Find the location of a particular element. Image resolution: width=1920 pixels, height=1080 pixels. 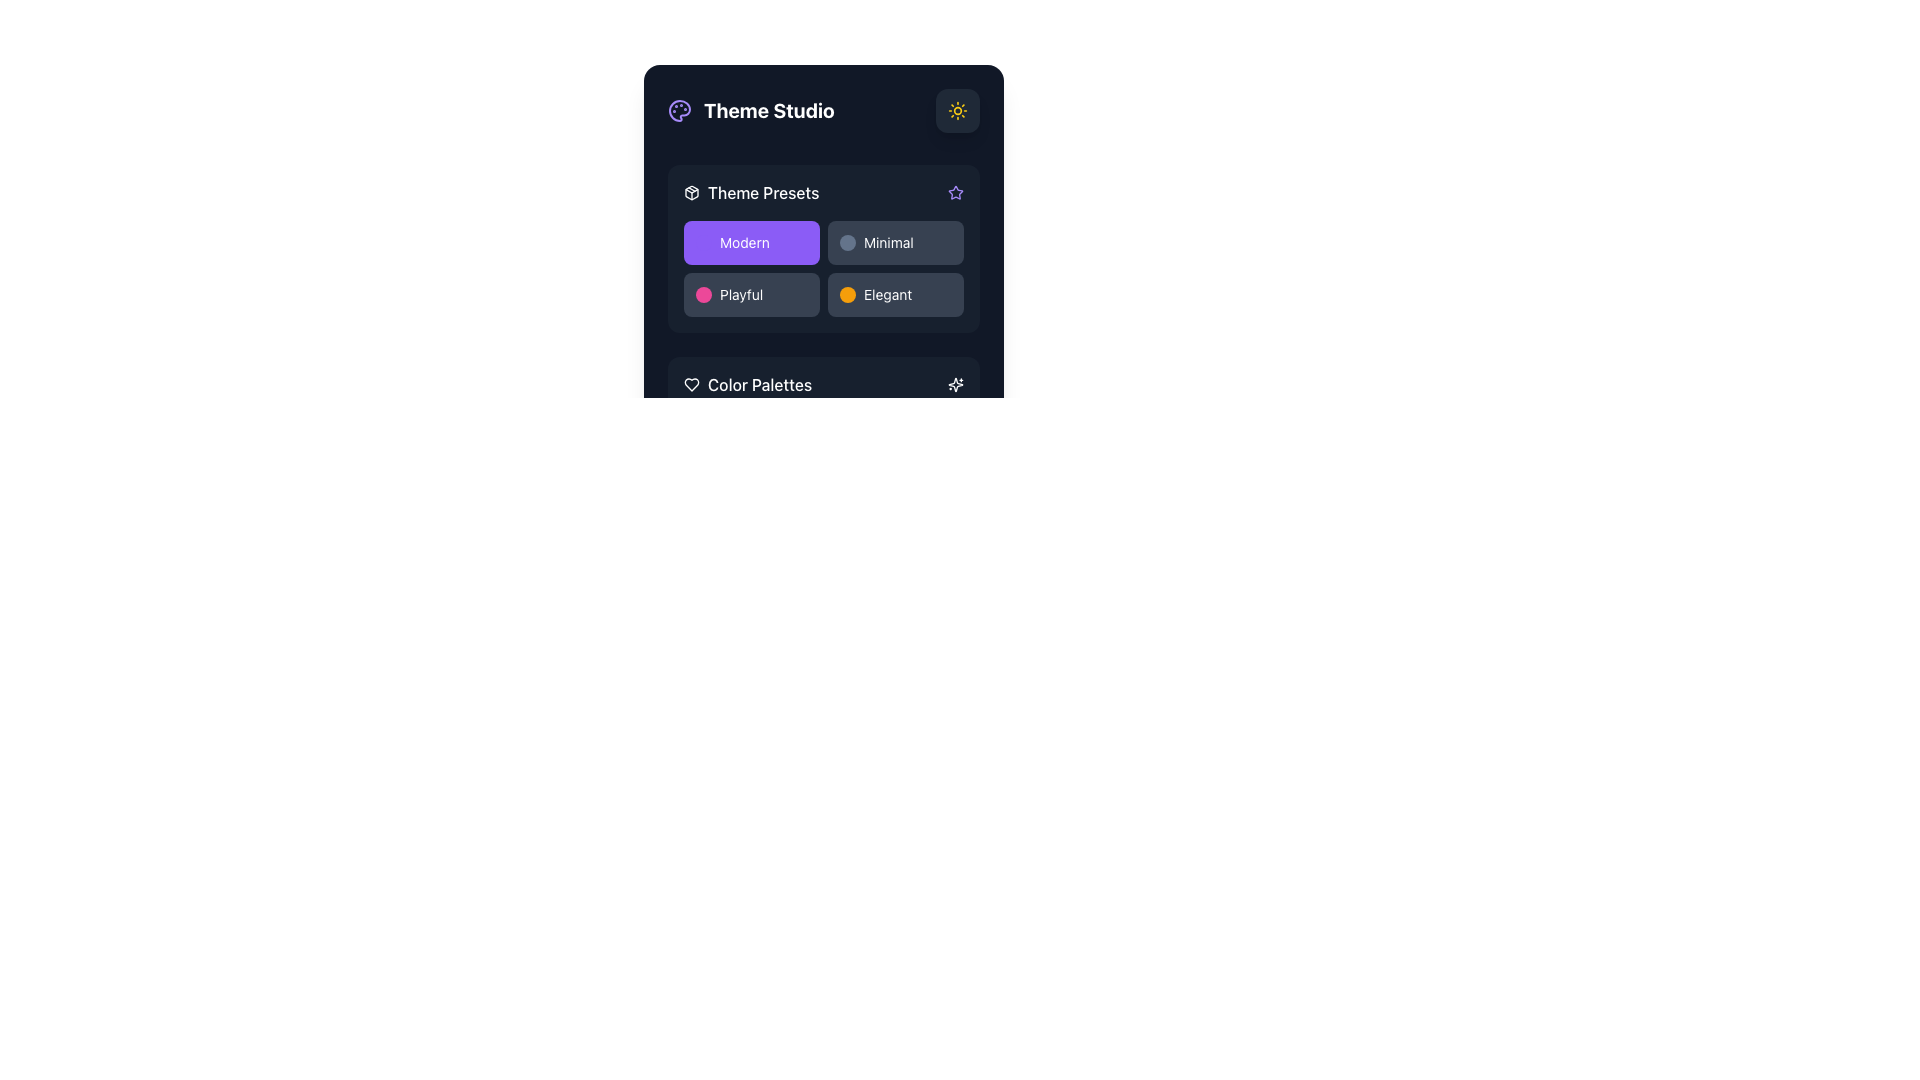

the rectangular button with rounded corners, violet background, and white text that says 'Modern' is located at coordinates (751, 242).